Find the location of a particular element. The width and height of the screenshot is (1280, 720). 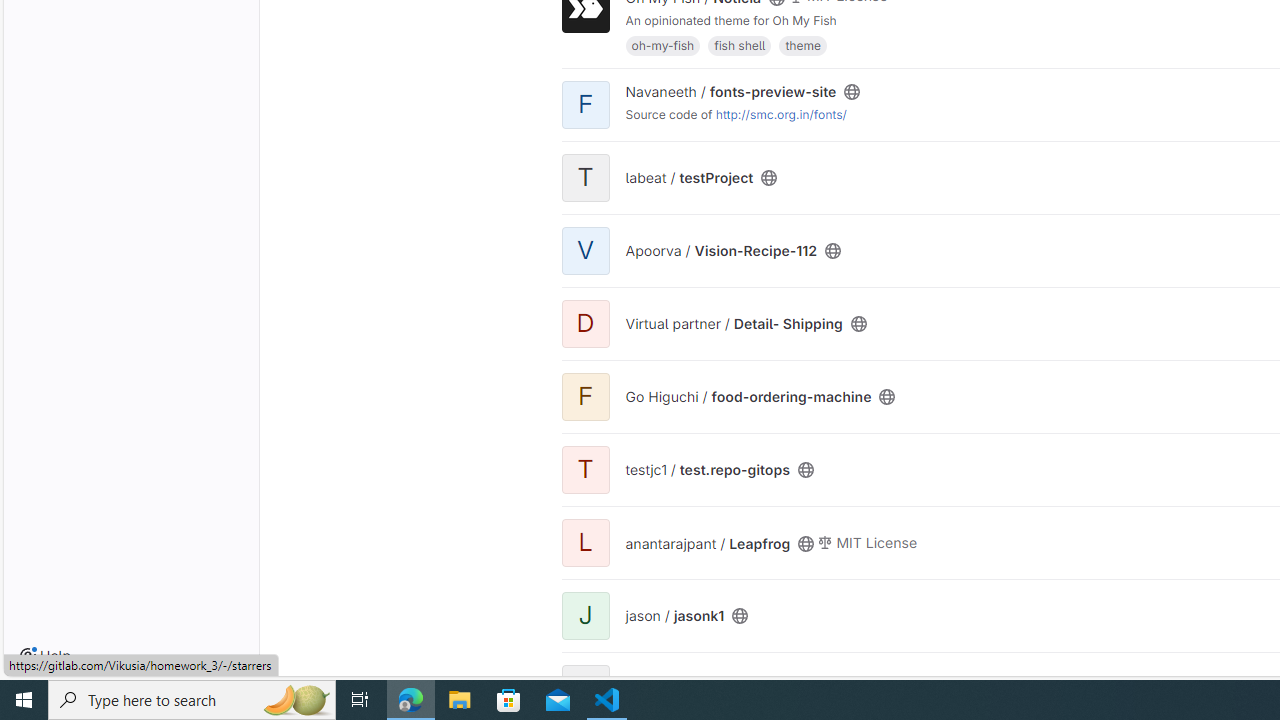

'Navaneeth / fonts-preview-site' is located at coordinates (729, 91).